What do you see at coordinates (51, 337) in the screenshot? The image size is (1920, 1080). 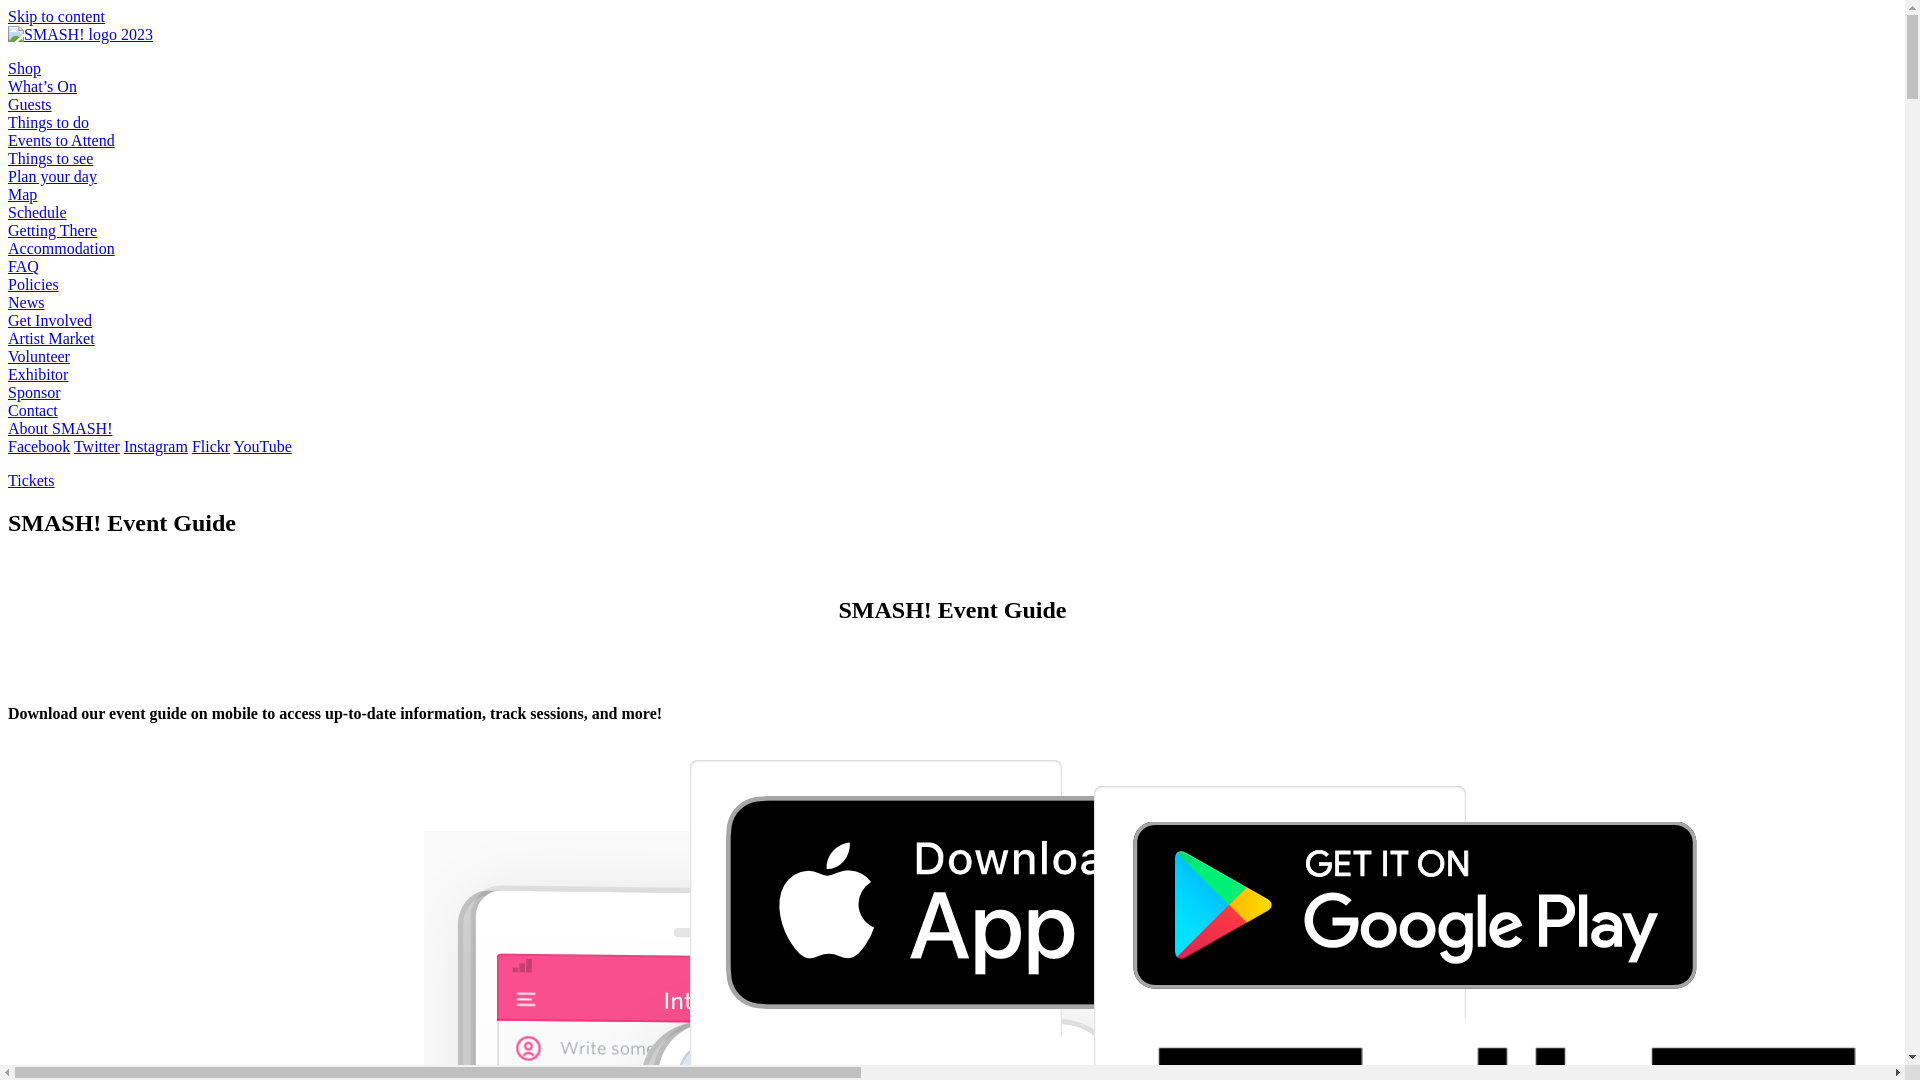 I see `'Artist Market'` at bounding box center [51, 337].